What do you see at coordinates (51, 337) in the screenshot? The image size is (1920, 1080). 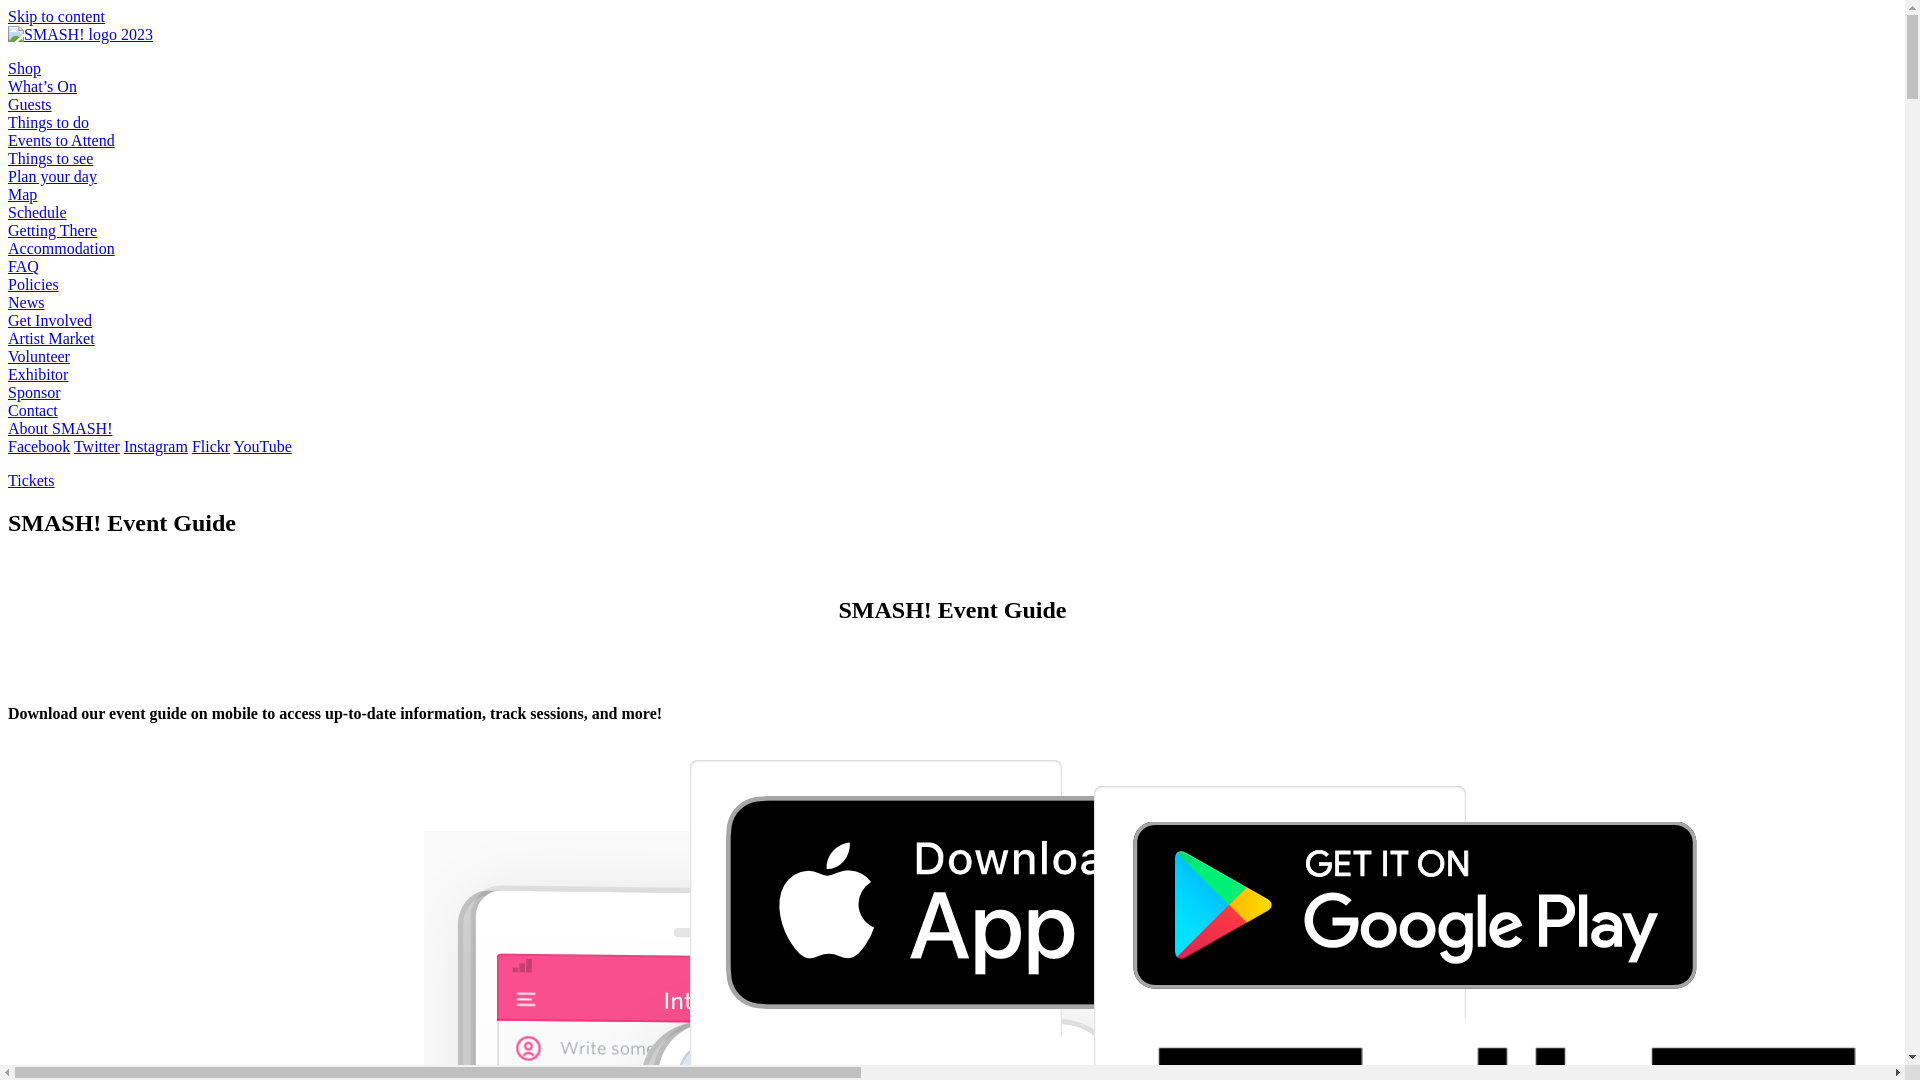 I see `'Artist Market'` at bounding box center [51, 337].